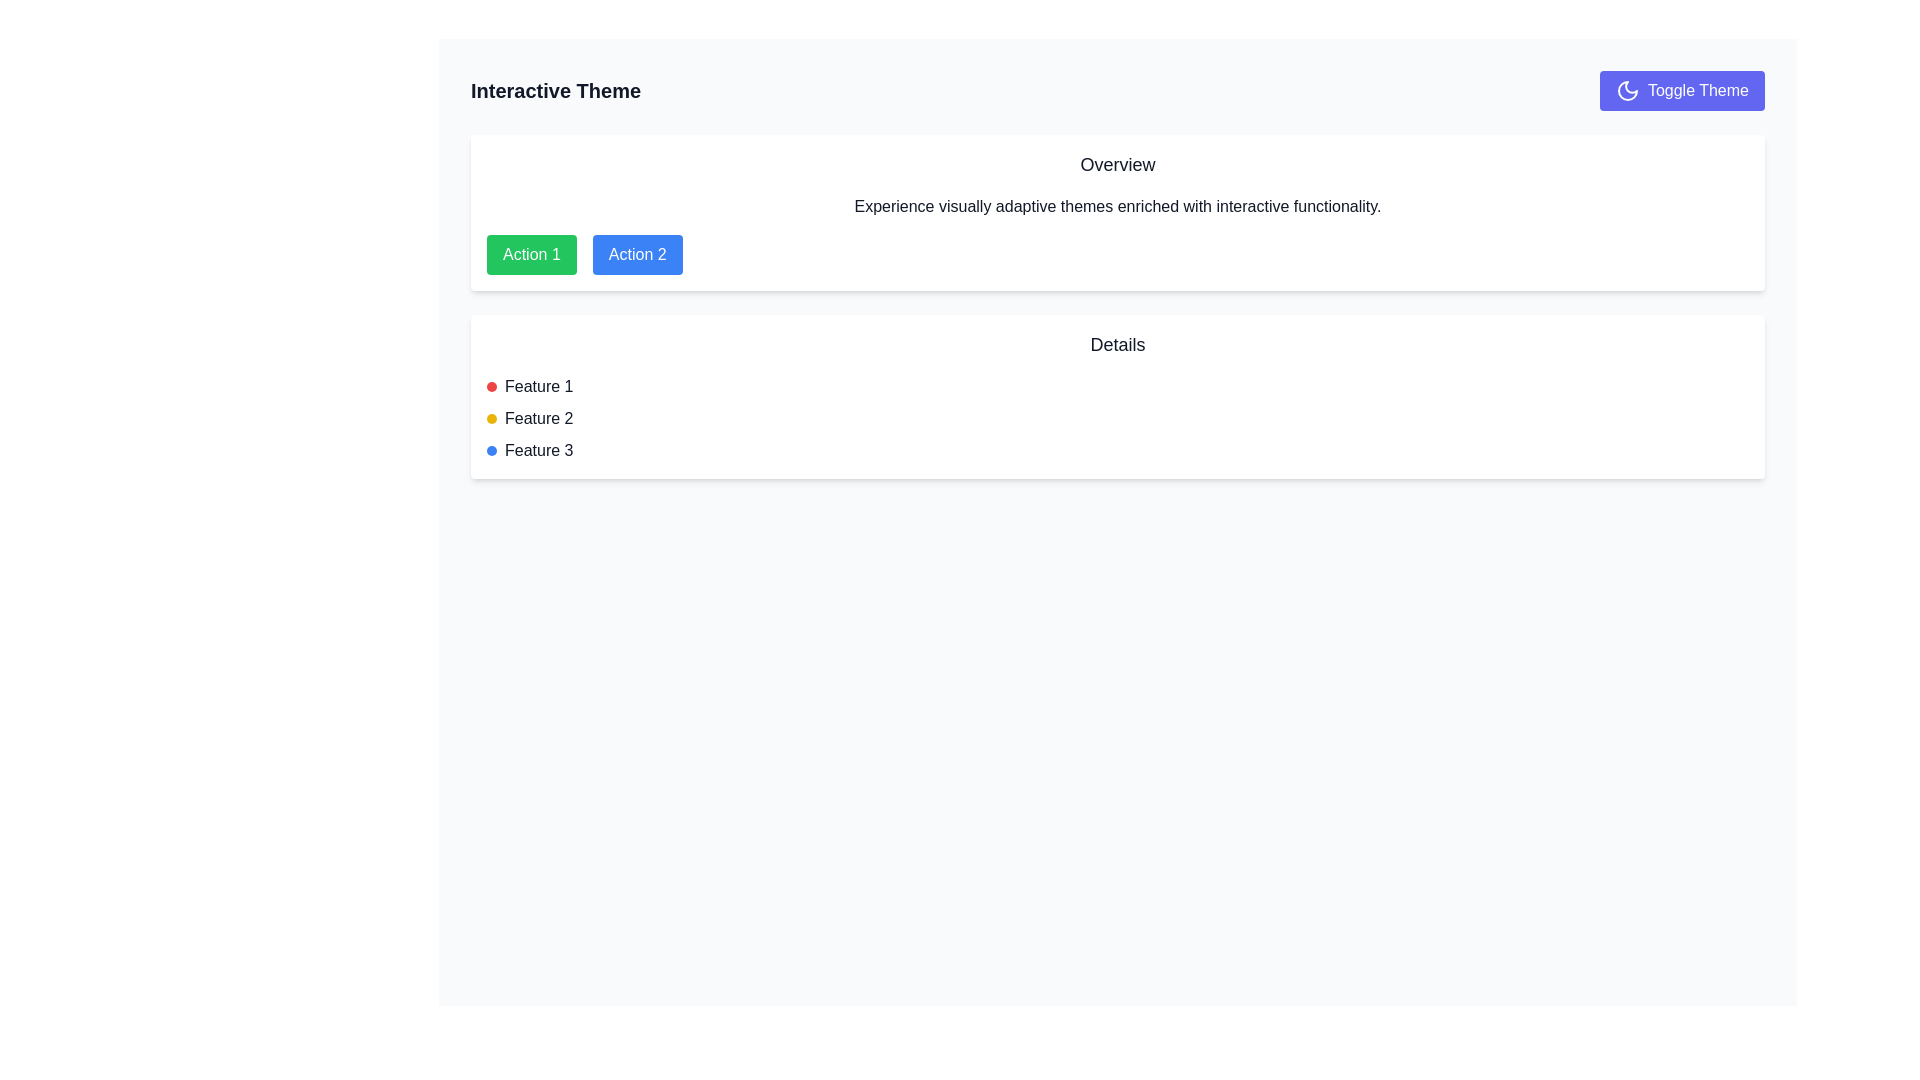 The height and width of the screenshot is (1080, 1920). What do you see at coordinates (1117, 343) in the screenshot?
I see `the Text Label element styled with a larger font size and medium weight, which is located centrally above a list of features and just below the 'Overview' section` at bounding box center [1117, 343].